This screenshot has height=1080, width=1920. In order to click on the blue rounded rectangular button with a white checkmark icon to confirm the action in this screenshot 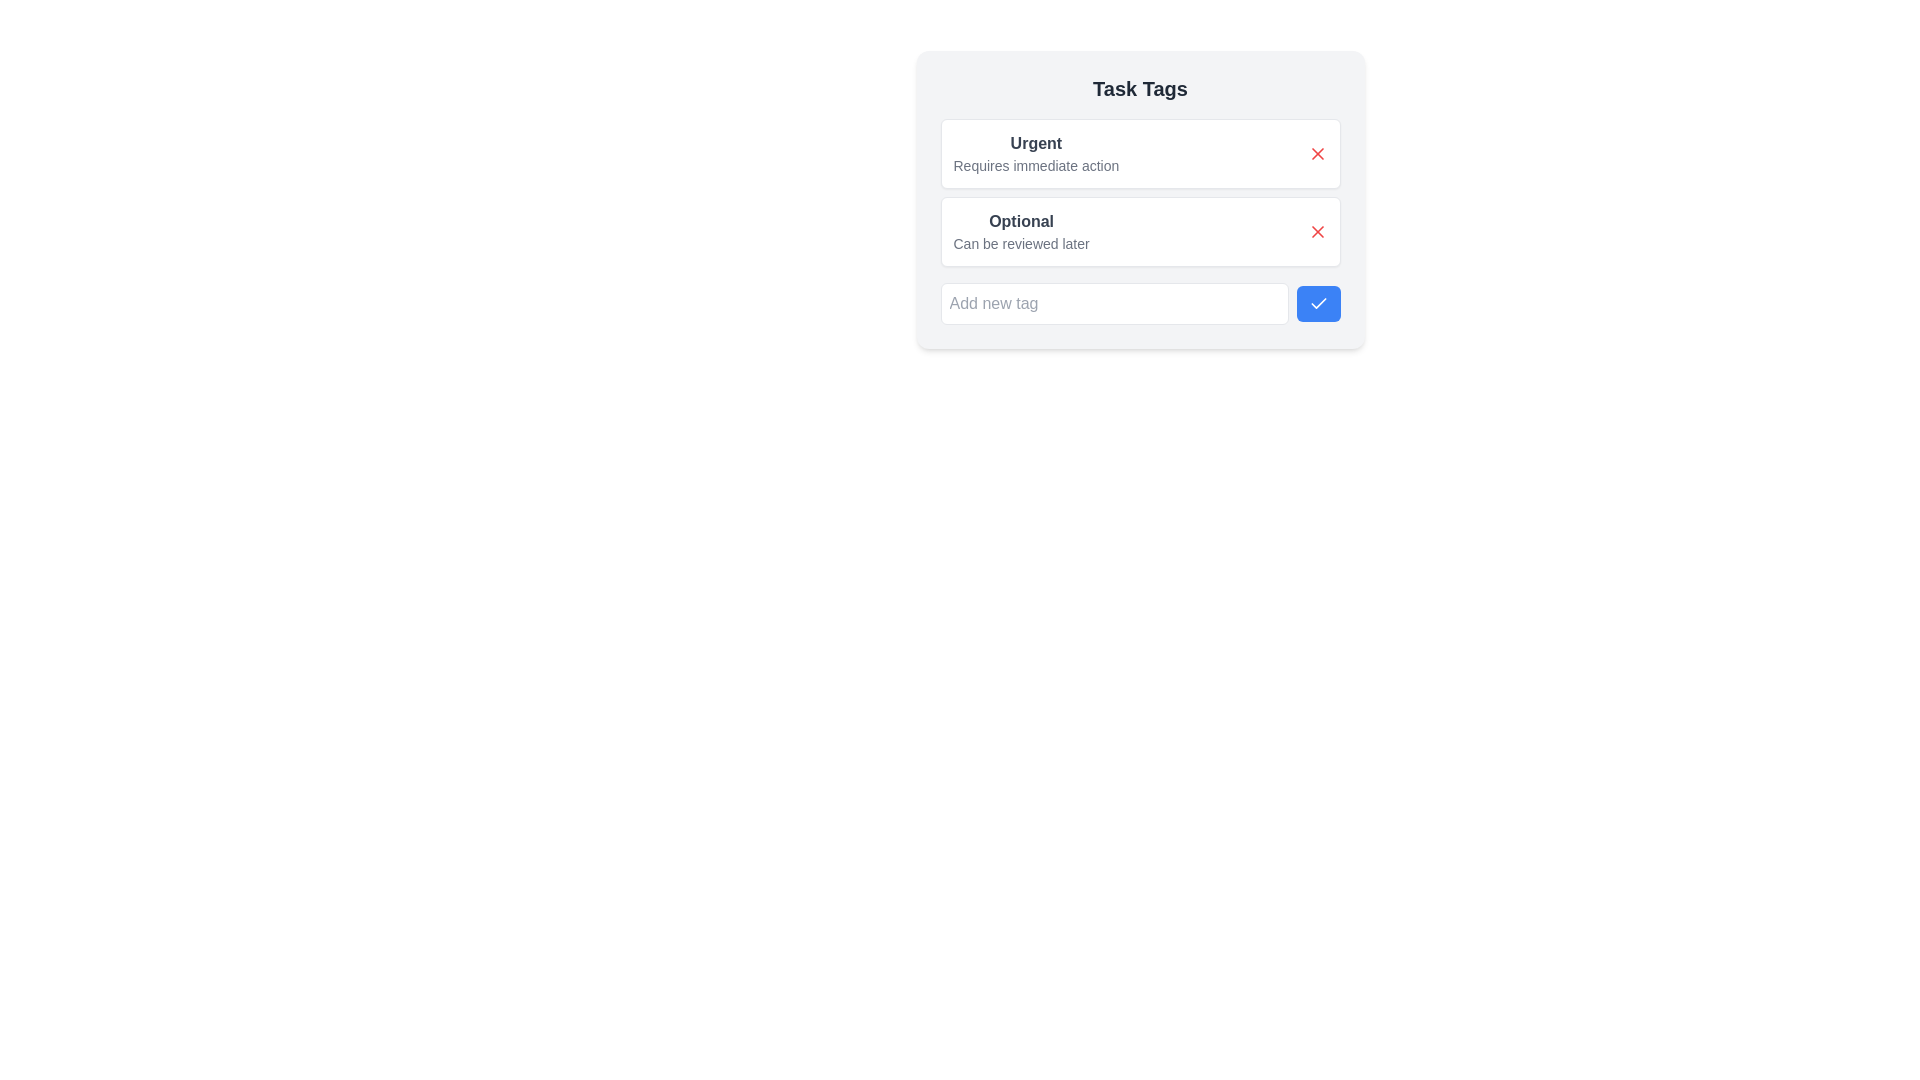, I will do `click(1318, 304)`.